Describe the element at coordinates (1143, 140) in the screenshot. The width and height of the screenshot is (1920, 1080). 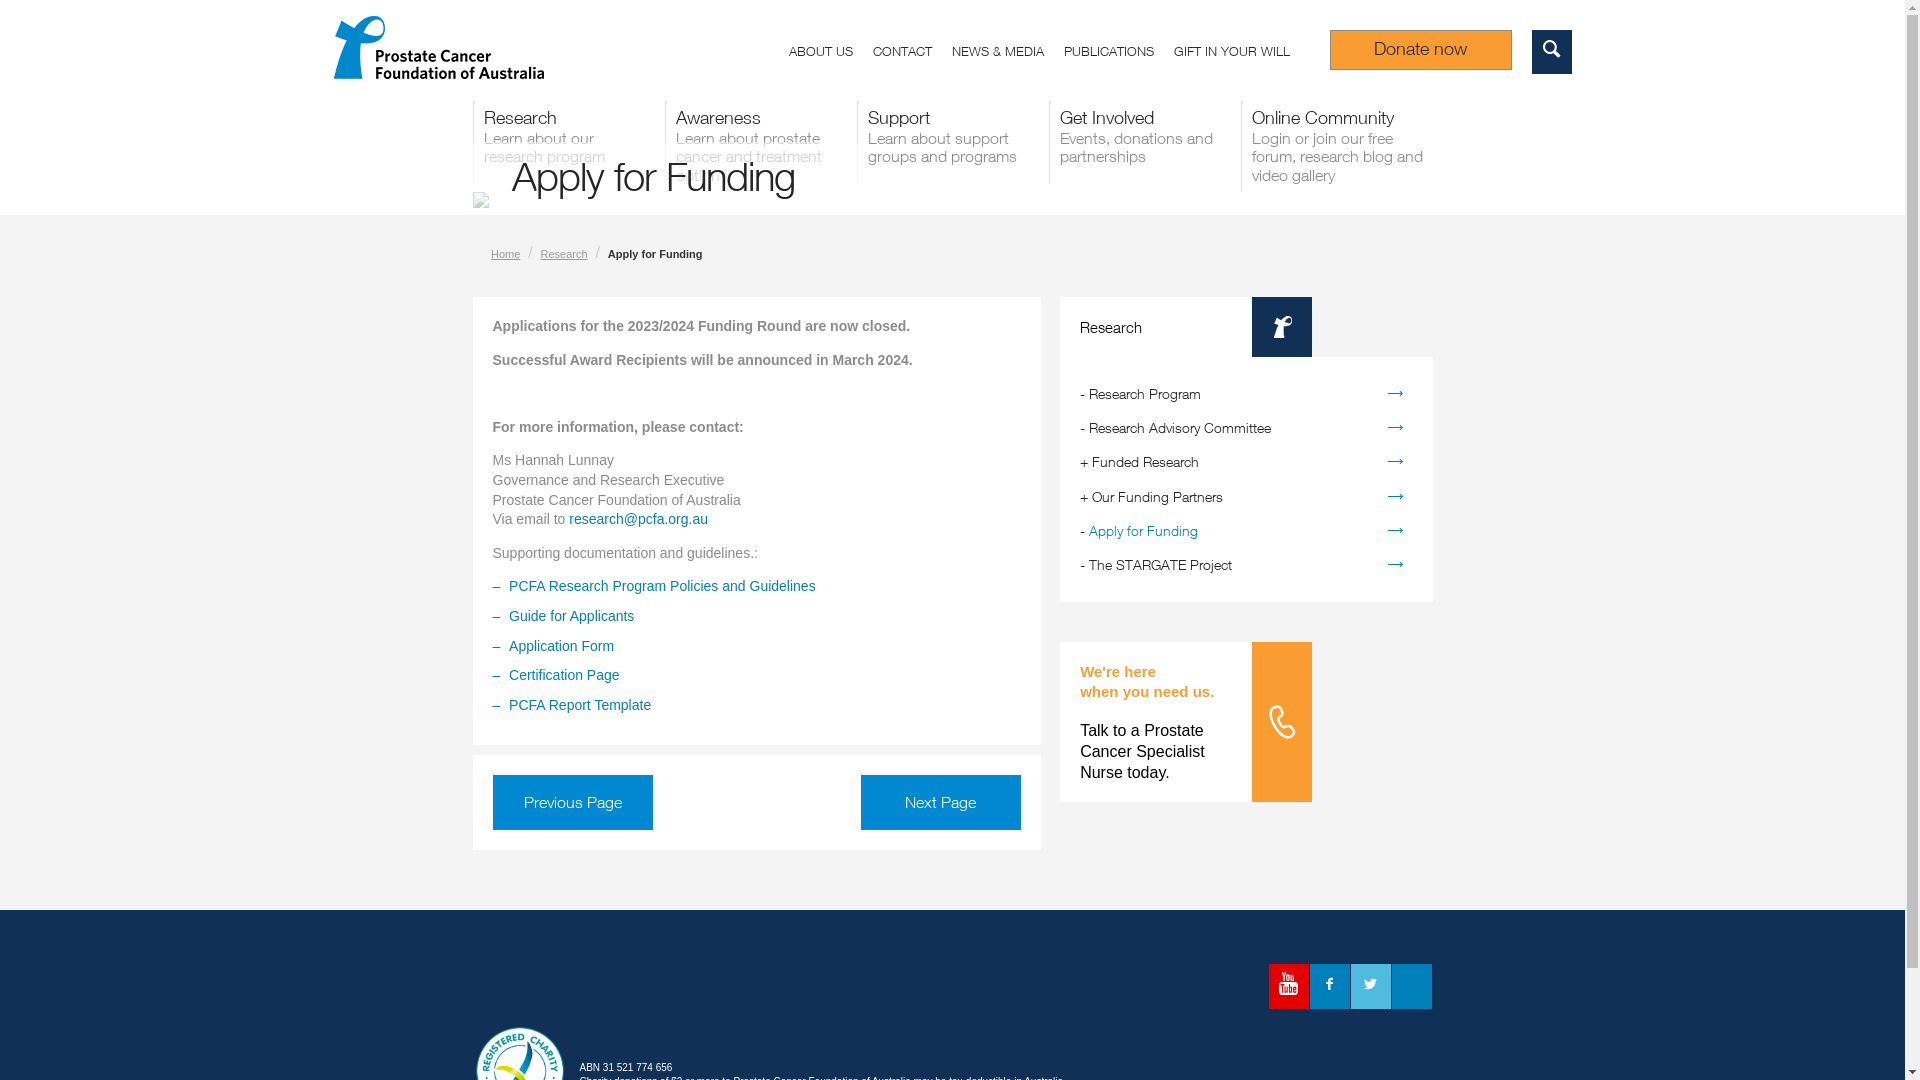
I see `'Get Involved` at that location.